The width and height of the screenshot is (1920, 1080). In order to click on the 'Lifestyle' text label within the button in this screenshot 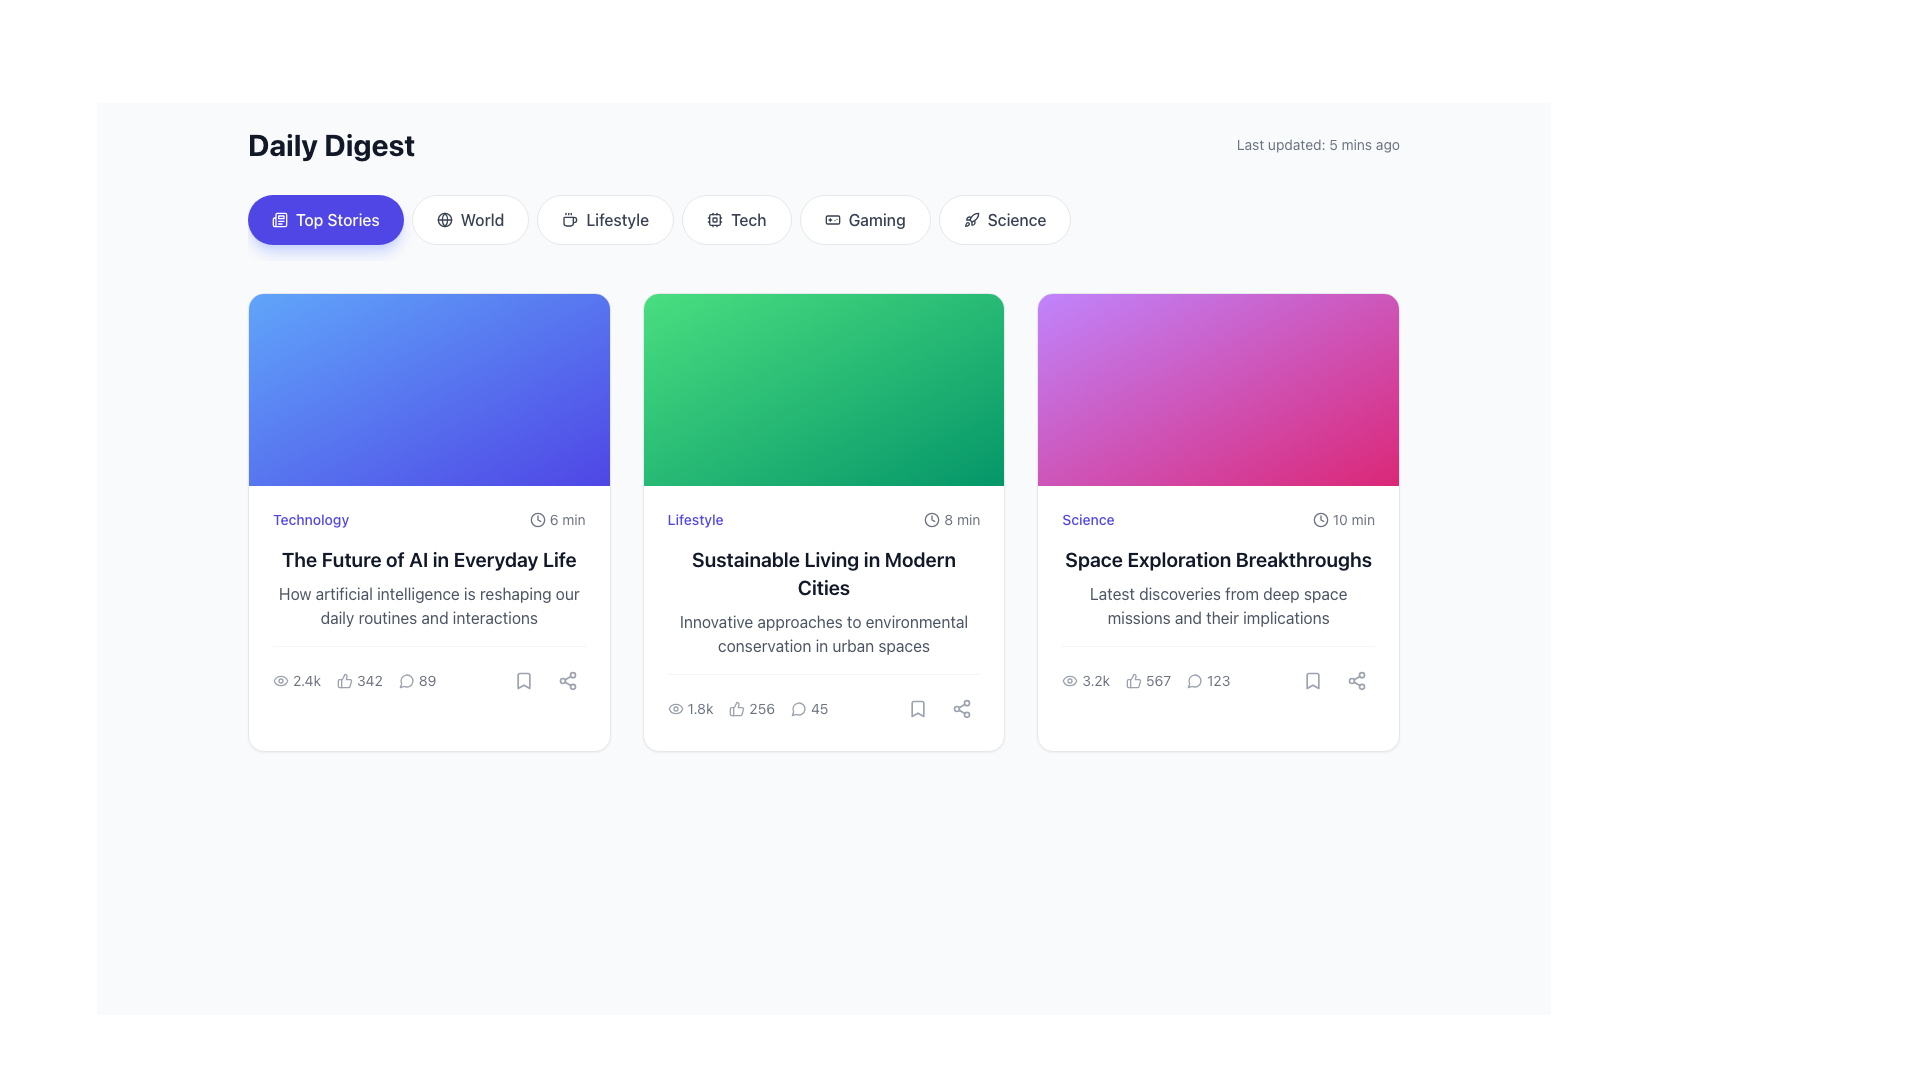, I will do `click(616, 219)`.